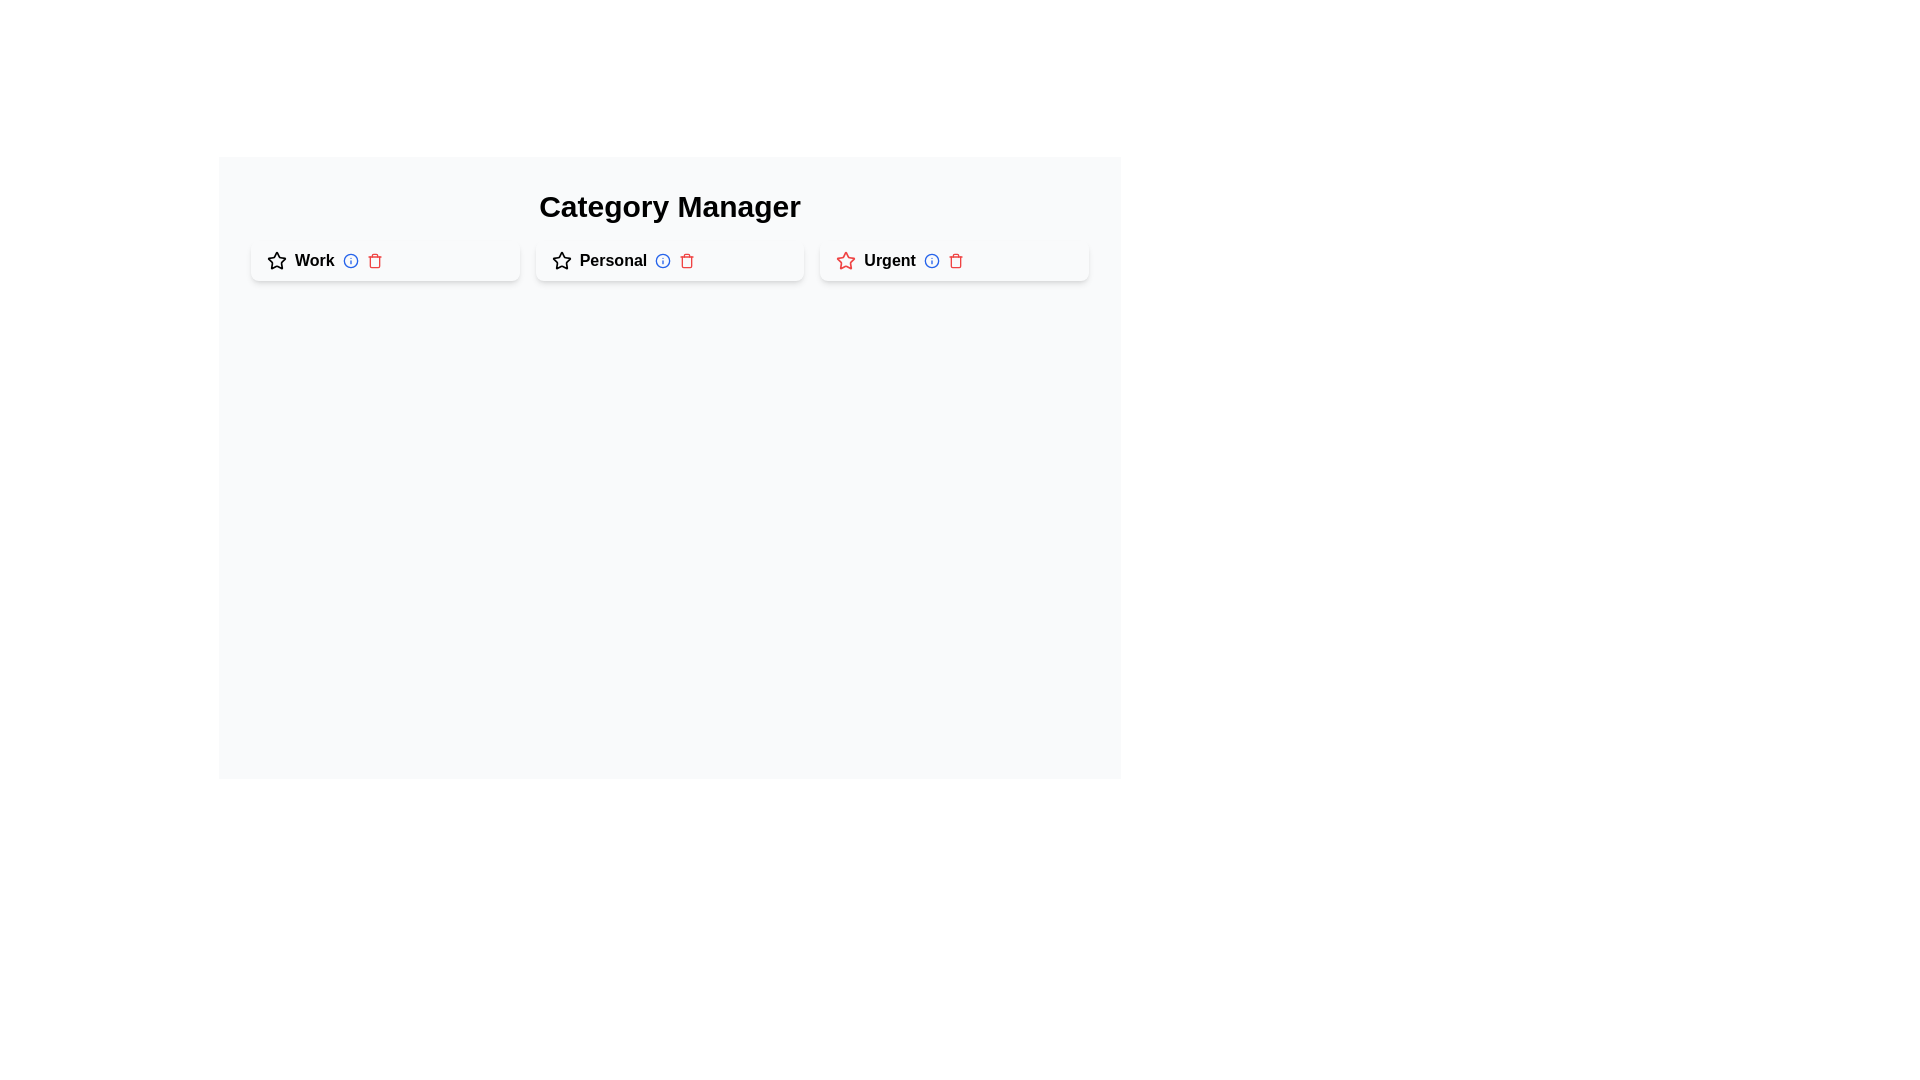  What do you see at coordinates (954, 260) in the screenshot?
I see `delete button for the category labeled Urgent` at bounding box center [954, 260].